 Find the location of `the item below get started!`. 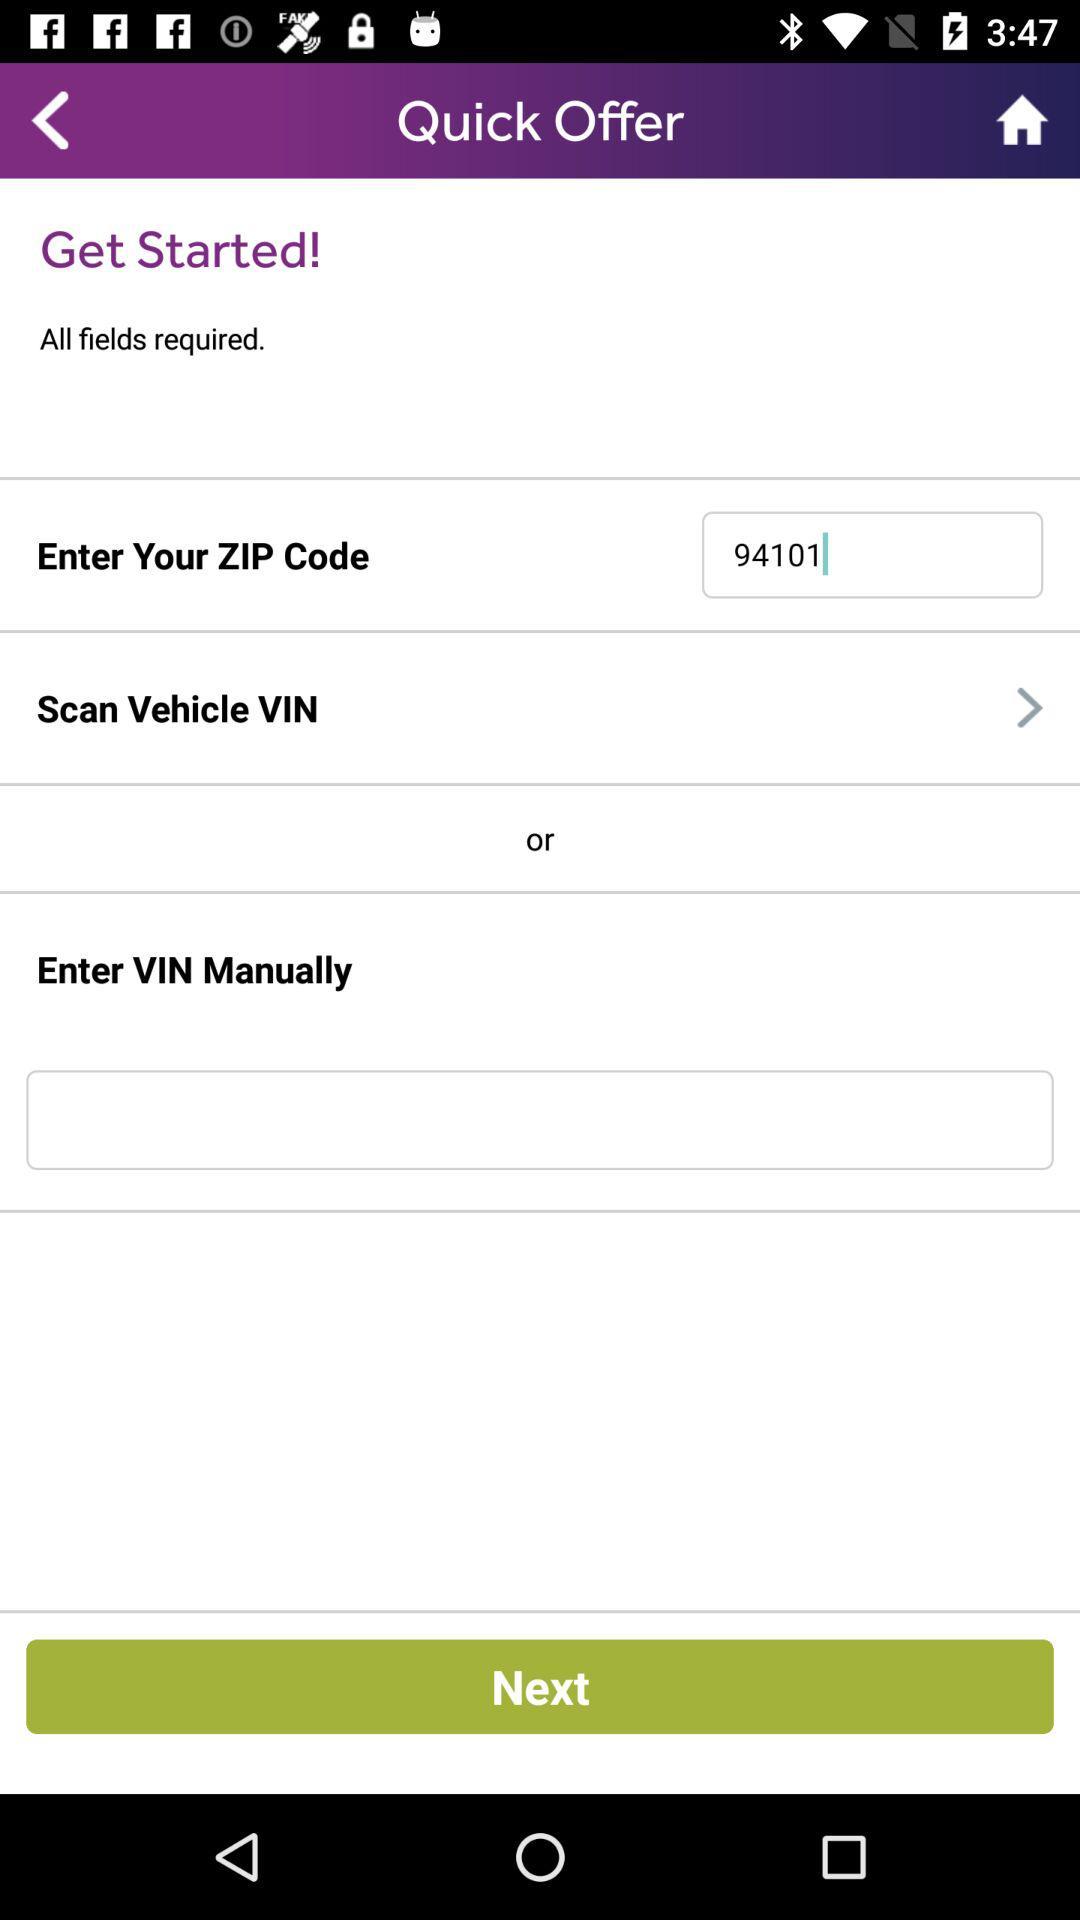

the item below get started! is located at coordinates (559, 338).